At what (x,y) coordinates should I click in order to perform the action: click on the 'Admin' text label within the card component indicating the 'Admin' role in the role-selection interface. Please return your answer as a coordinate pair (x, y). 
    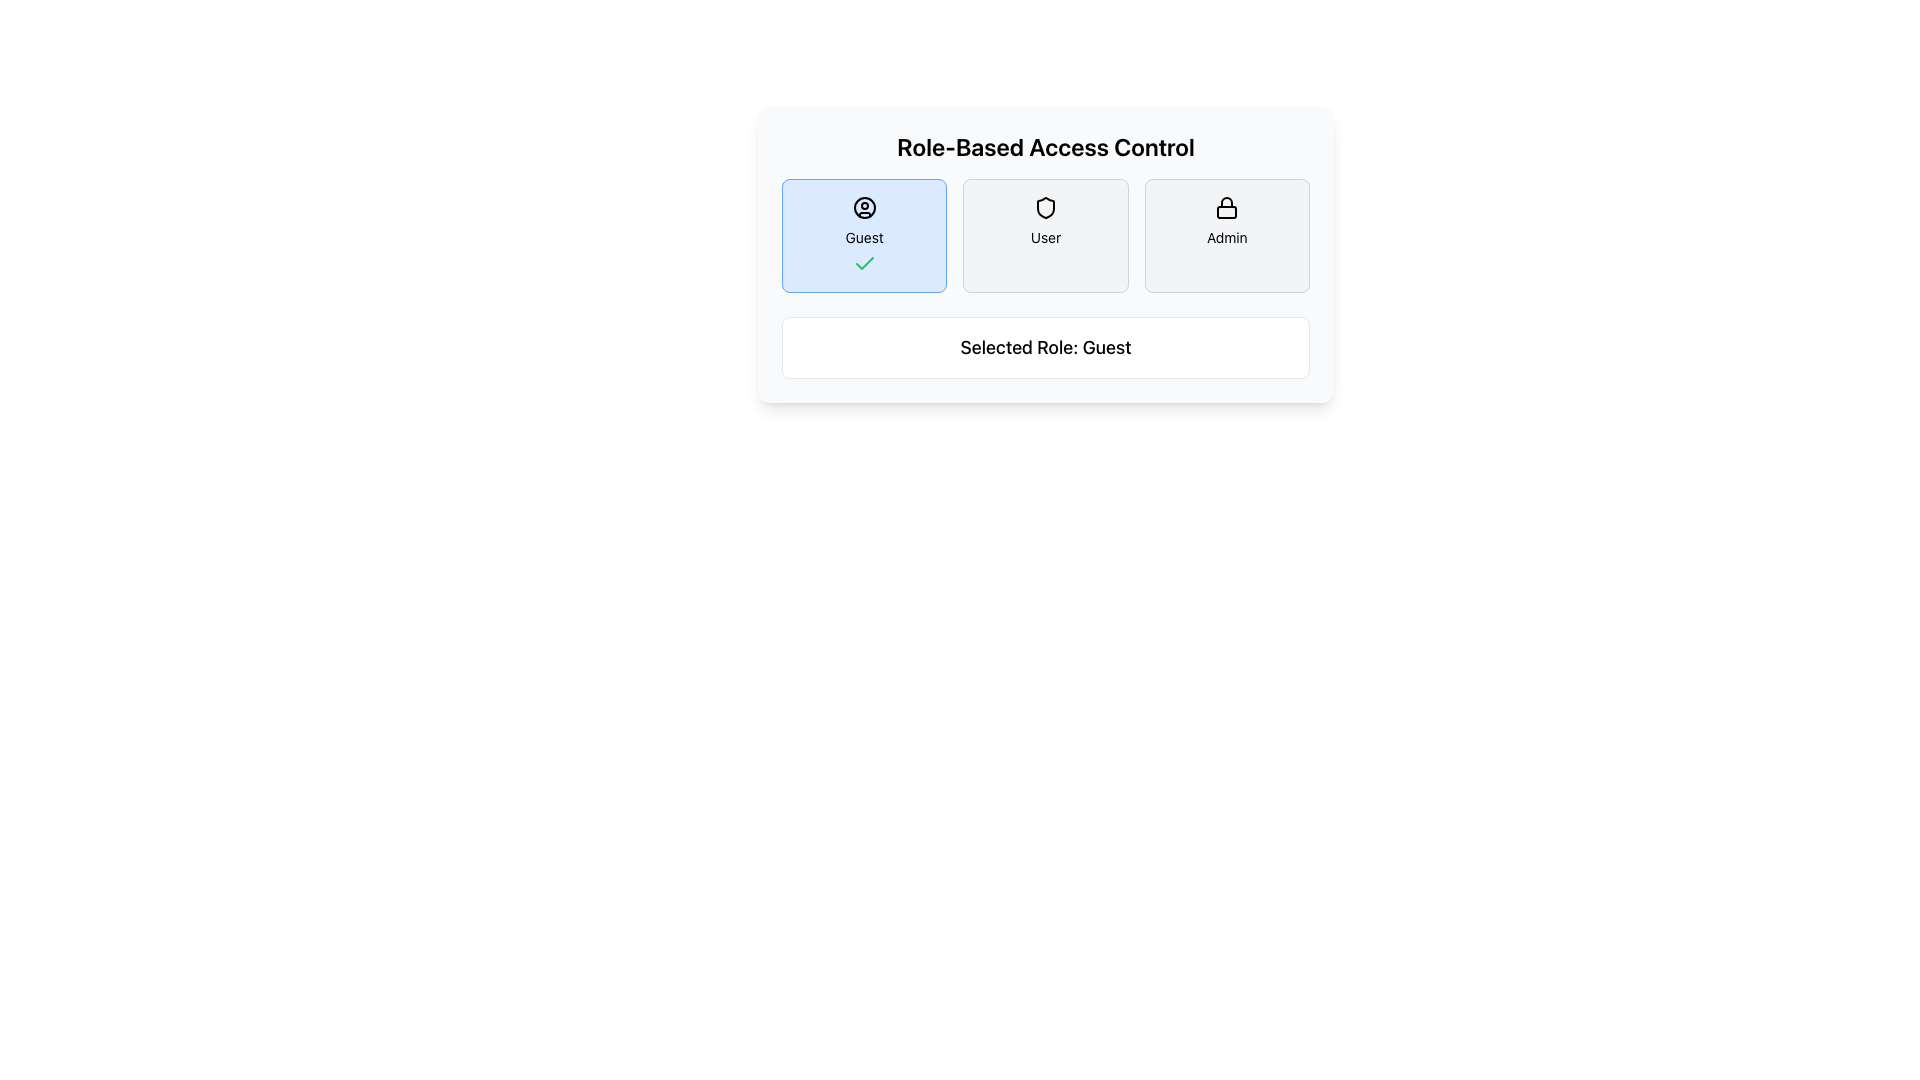
    Looking at the image, I should click on (1226, 237).